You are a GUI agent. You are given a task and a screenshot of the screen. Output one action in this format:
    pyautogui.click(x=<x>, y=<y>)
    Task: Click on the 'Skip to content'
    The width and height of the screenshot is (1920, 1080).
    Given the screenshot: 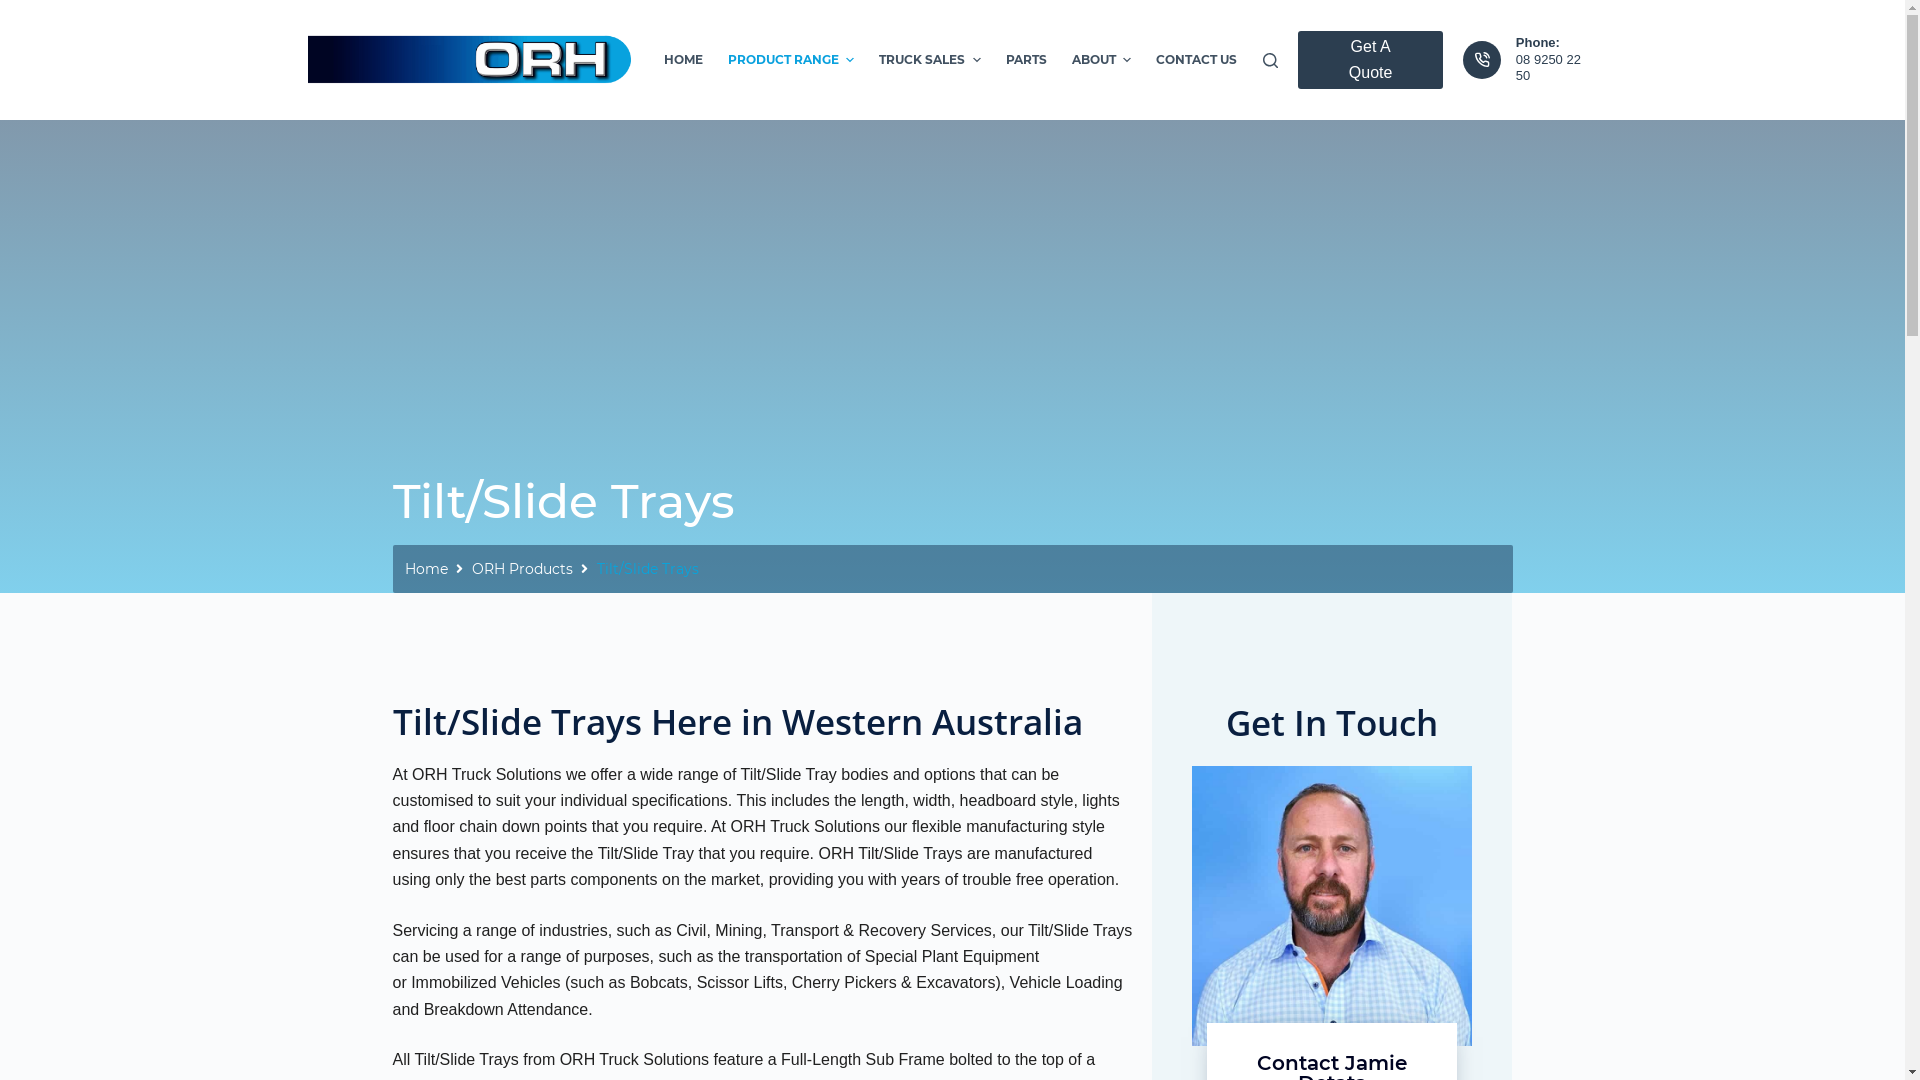 What is the action you would take?
    pyautogui.click(x=0, y=10)
    